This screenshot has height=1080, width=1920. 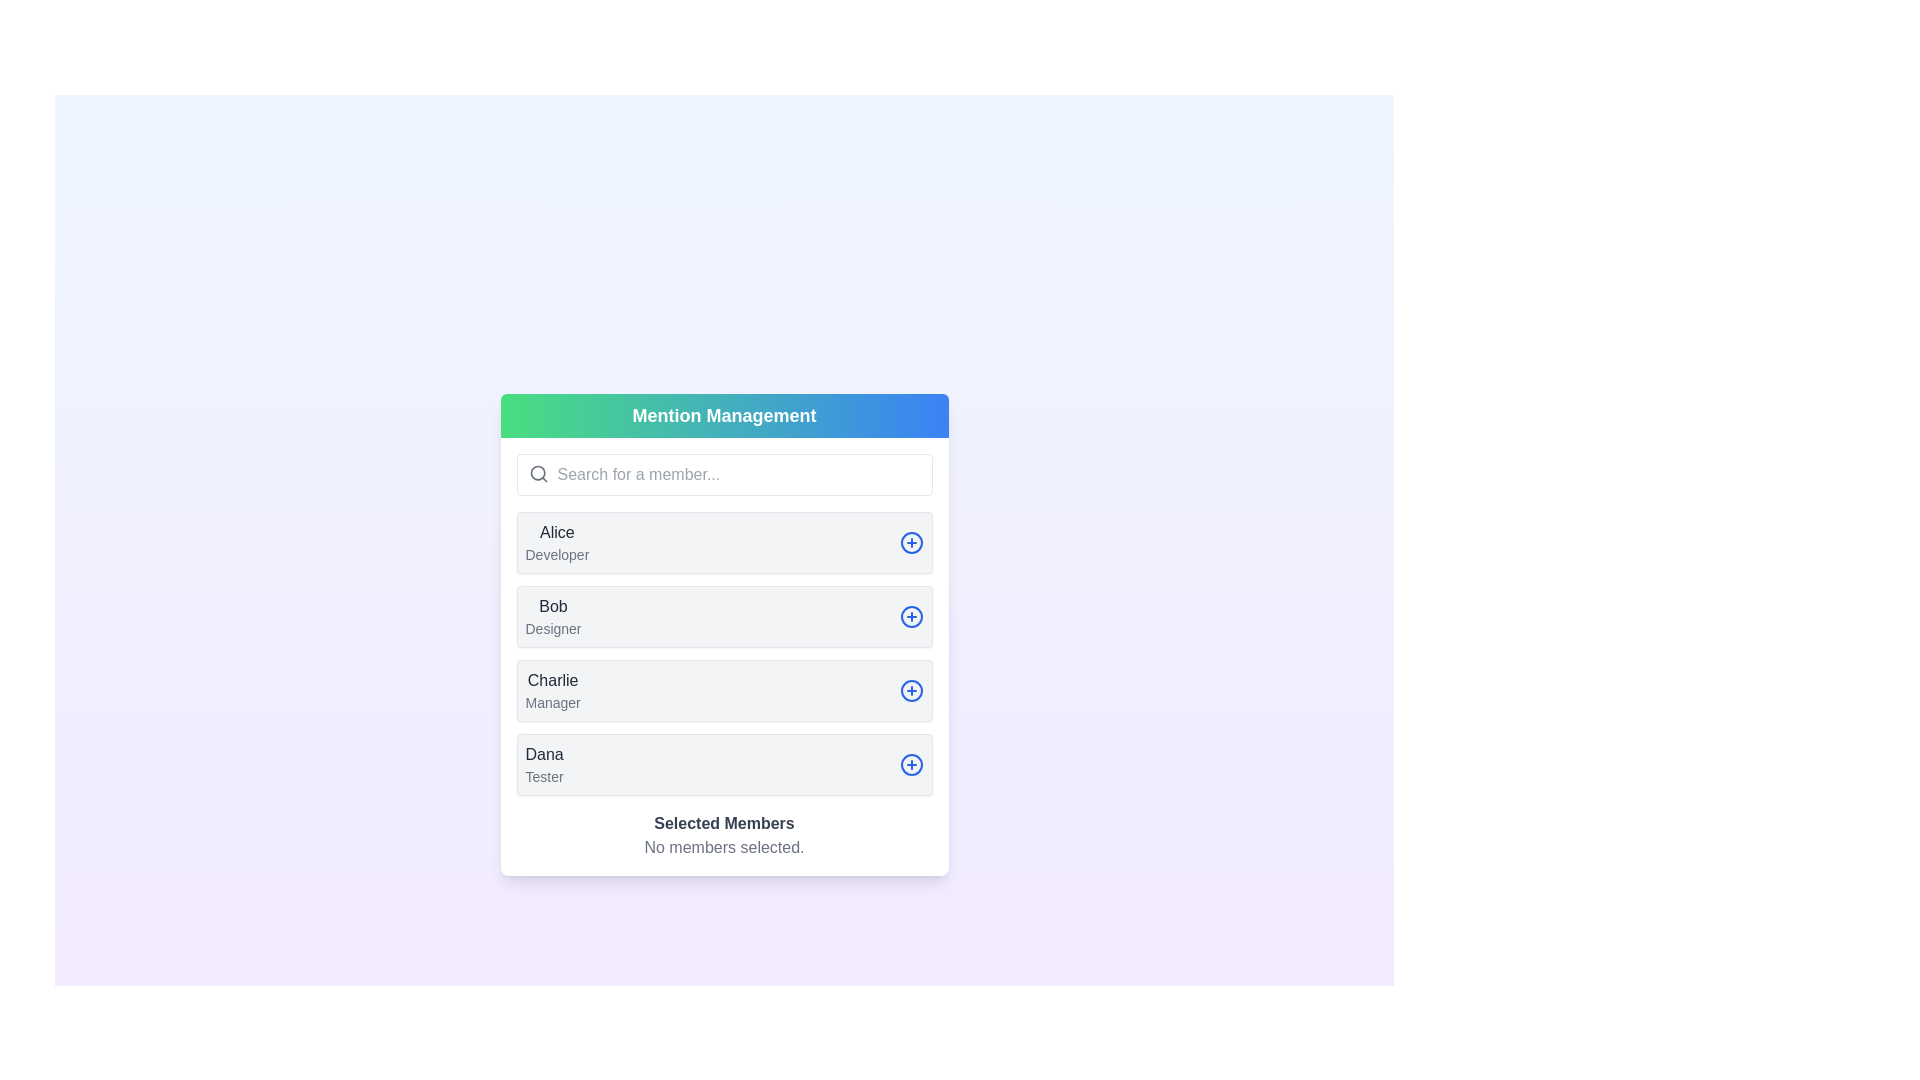 I want to click on the Text label that identifies 'Bob' in the member management interface, located between 'Alice Developer' and 'Charlie Manager', so click(x=553, y=605).